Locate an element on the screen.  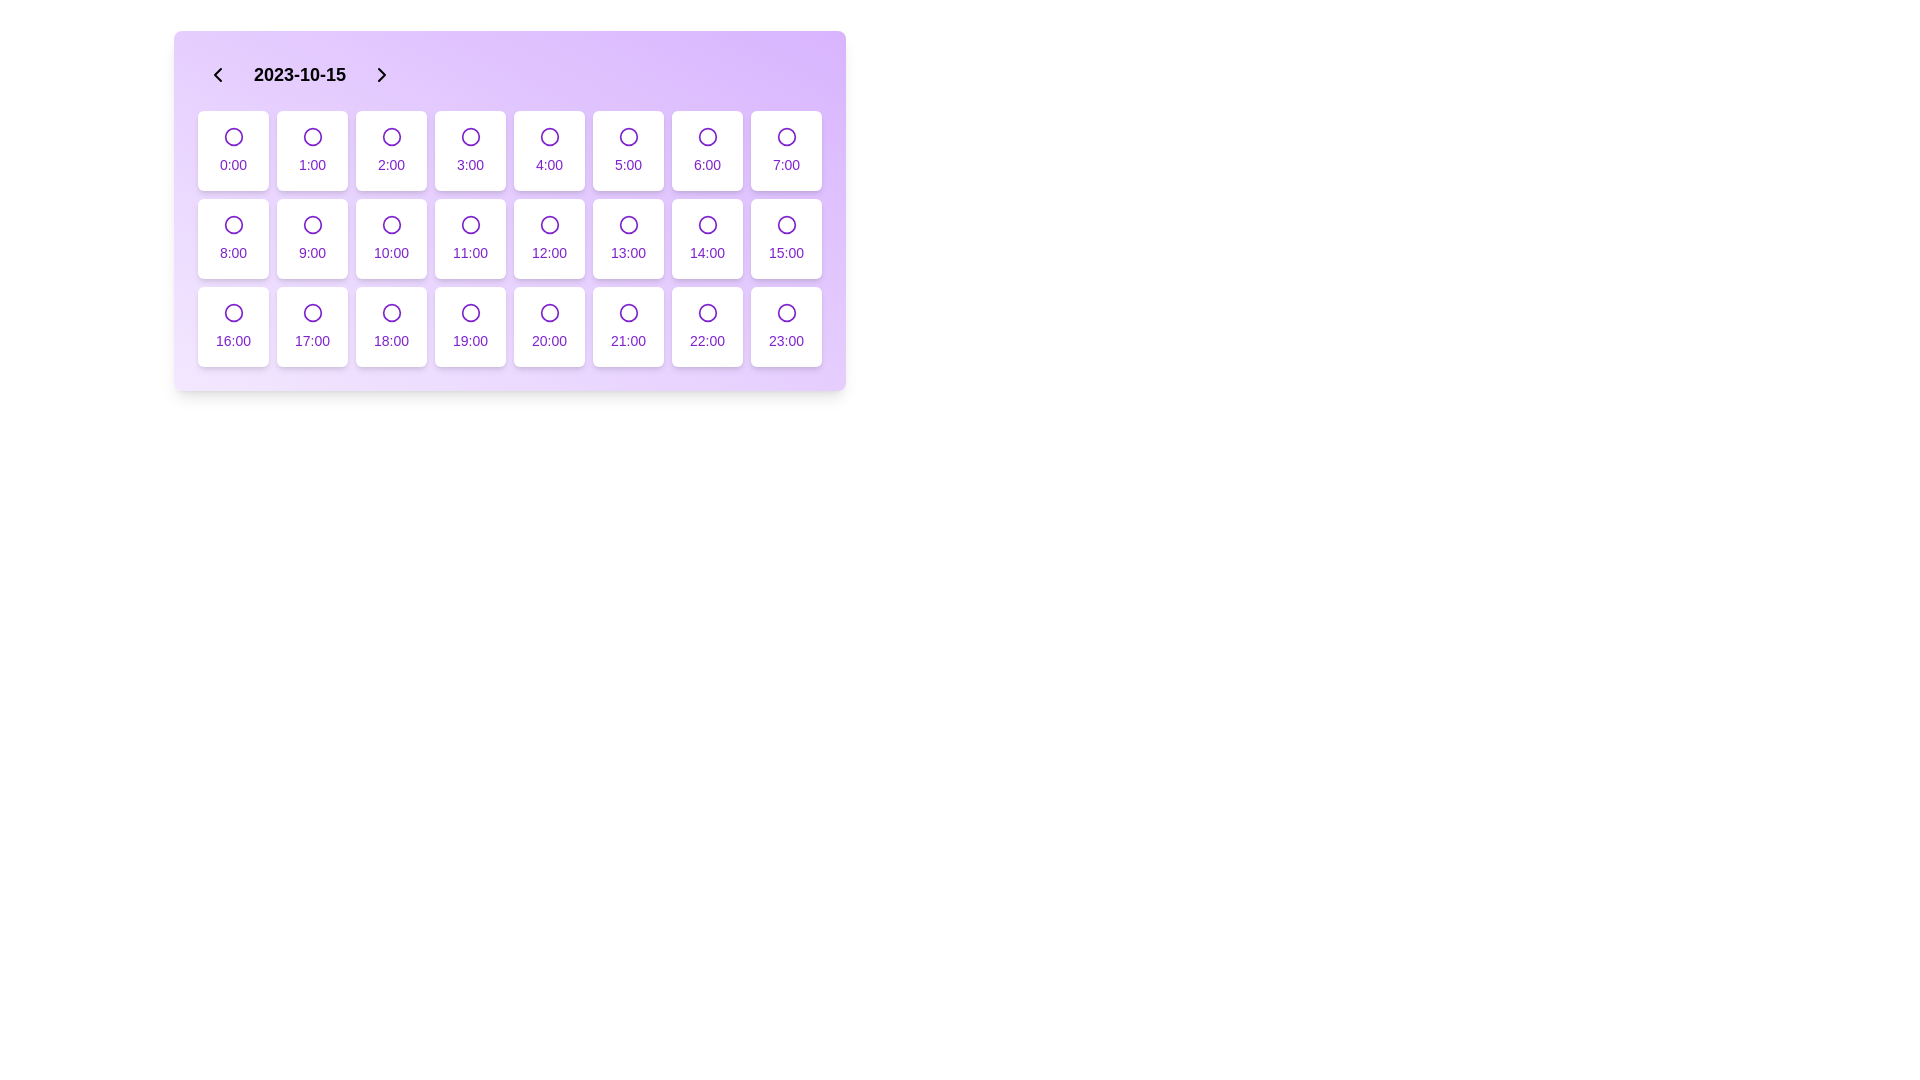
the circular radio button located in the '13:00' cell of the schedule grid is located at coordinates (627, 224).